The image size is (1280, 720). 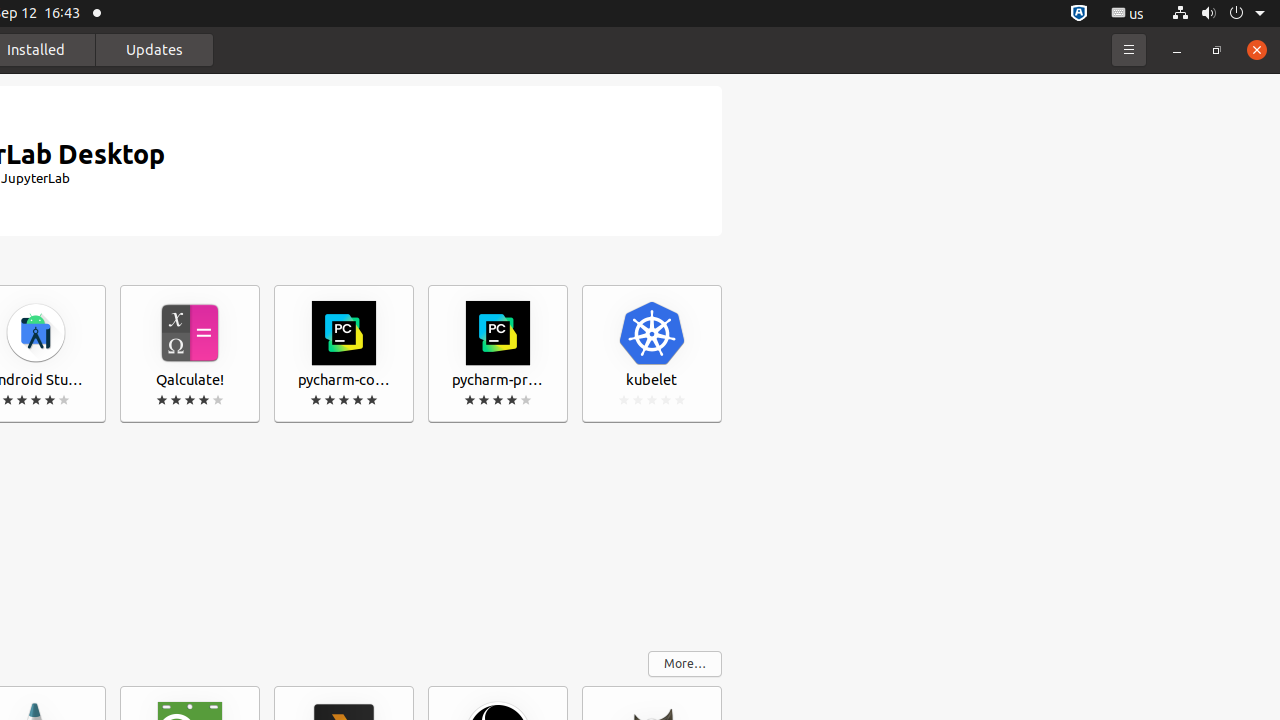 What do you see at coordinates (1255, 48) in the screenshot?
I see `'Close'` at bounding box center [1255, 48].